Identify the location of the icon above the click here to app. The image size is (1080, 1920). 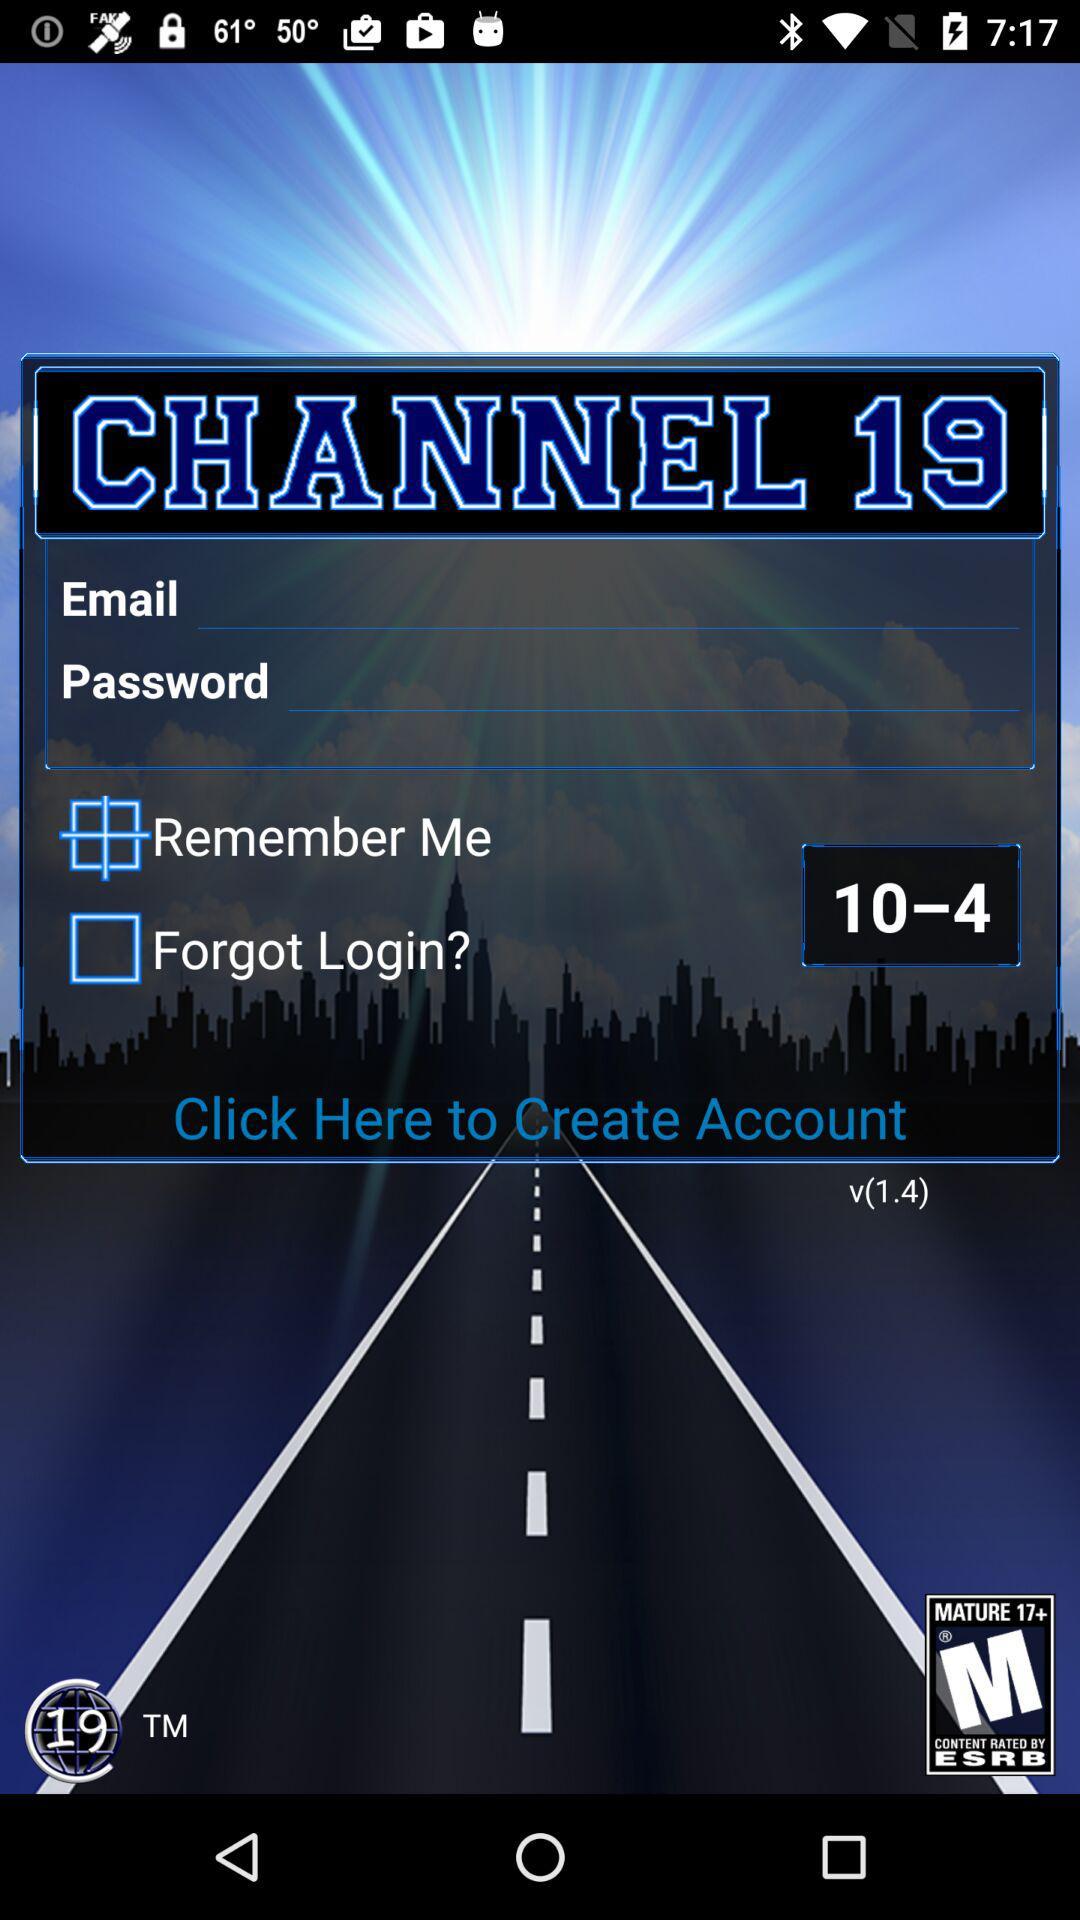
(264, 947).